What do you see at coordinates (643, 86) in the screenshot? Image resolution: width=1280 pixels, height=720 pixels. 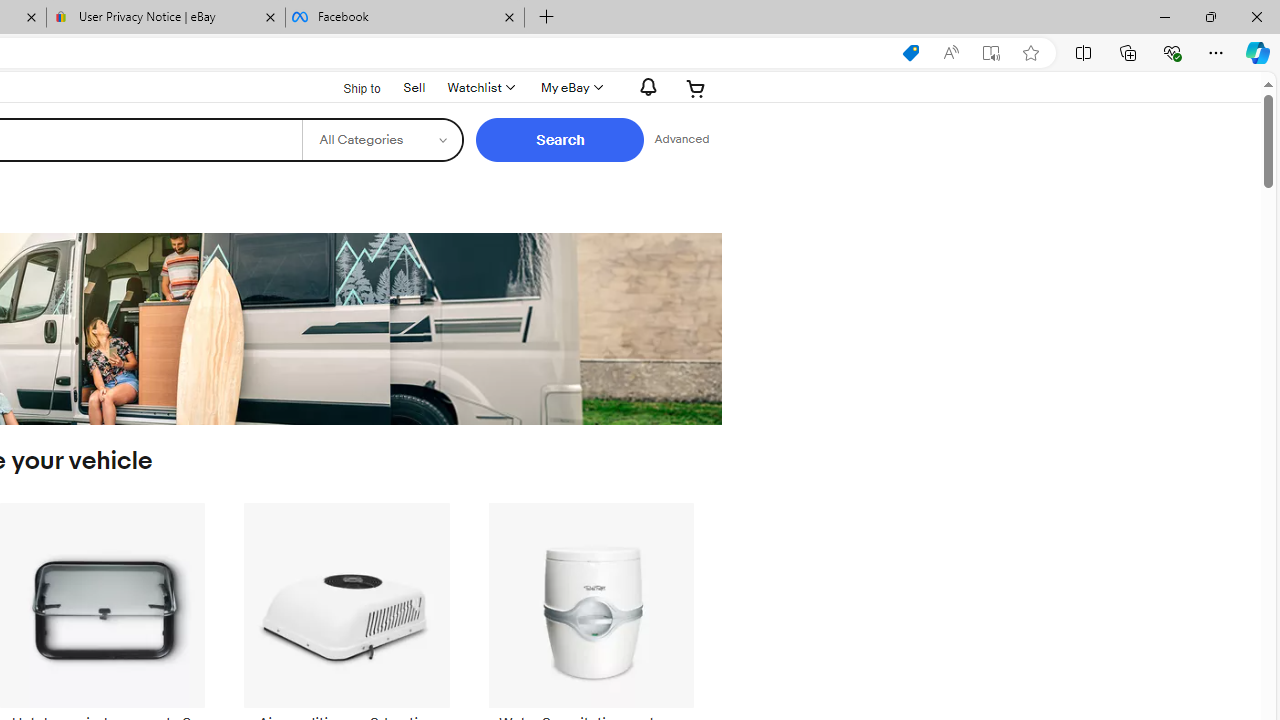 I see `'Notifications'` at bounding box center [643, 86].